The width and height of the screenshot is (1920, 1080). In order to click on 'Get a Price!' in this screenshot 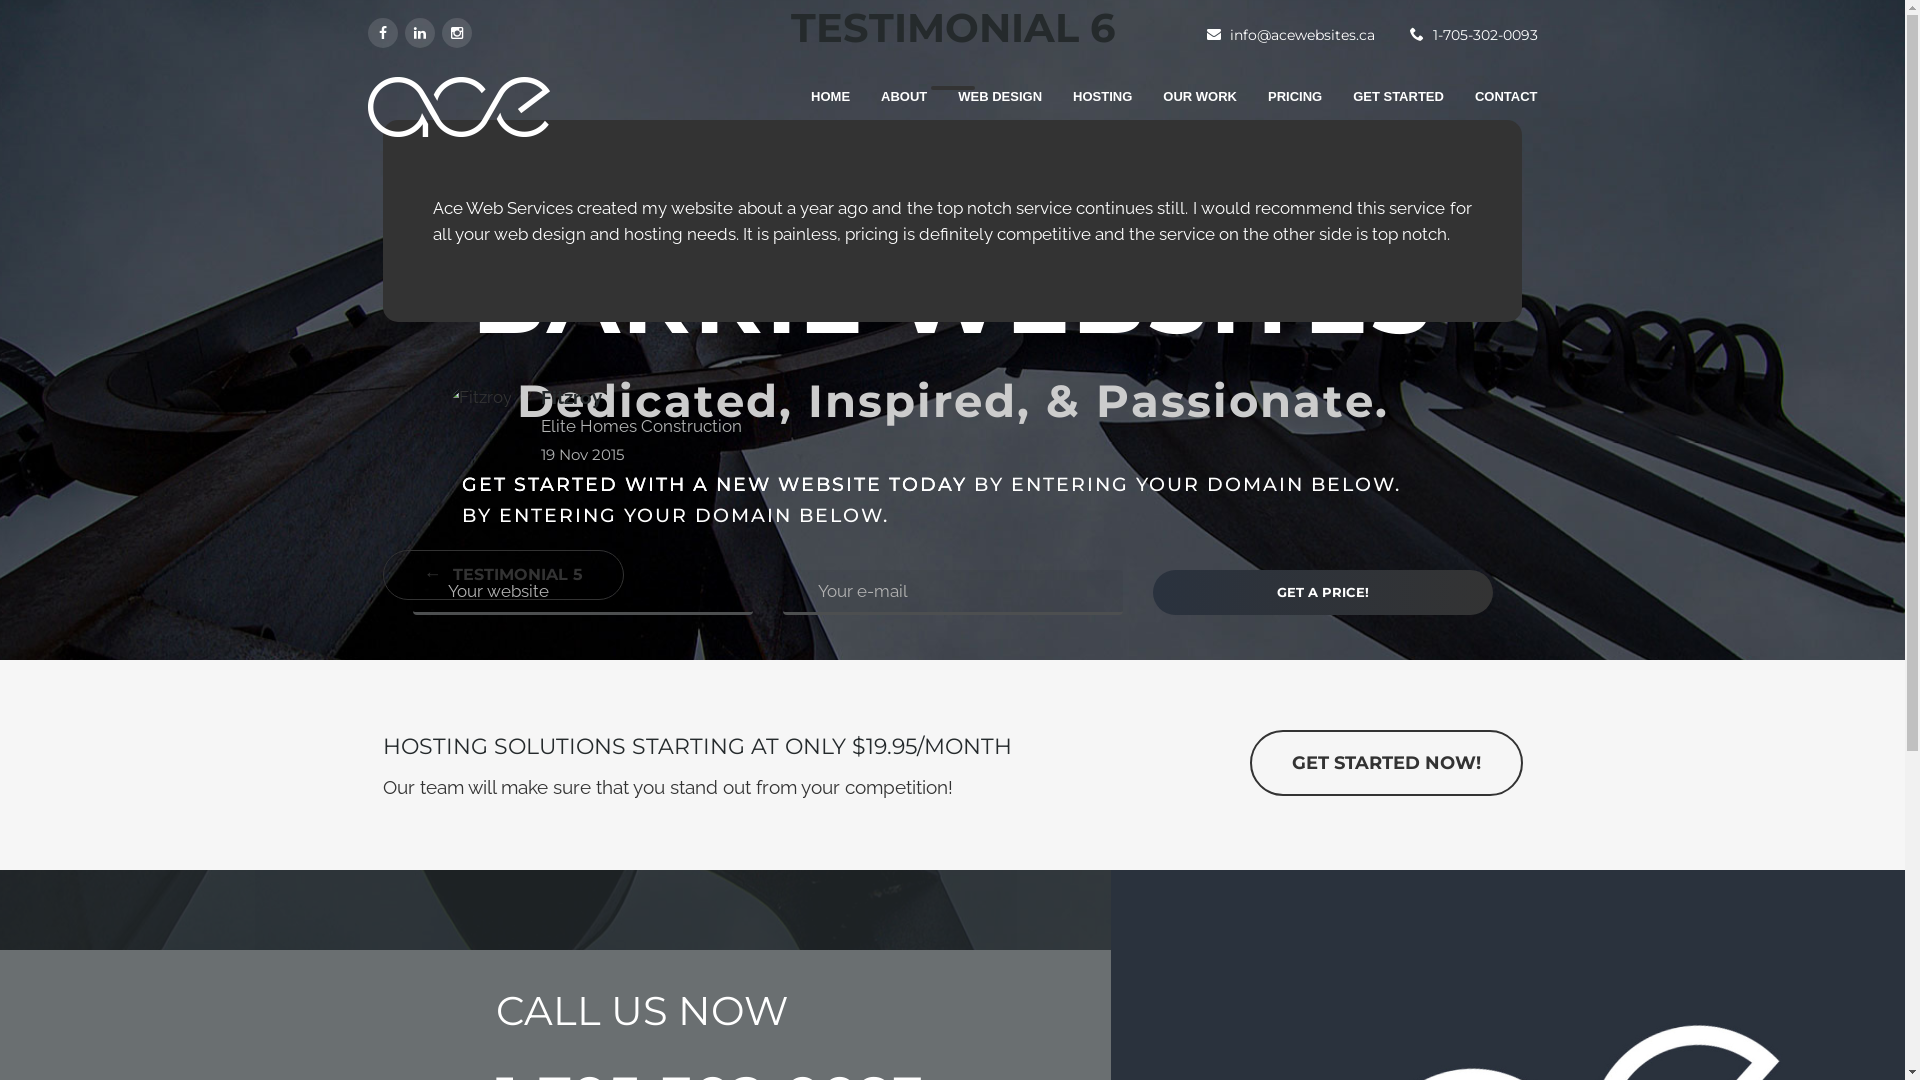, I will do `click(1321, 591)`.